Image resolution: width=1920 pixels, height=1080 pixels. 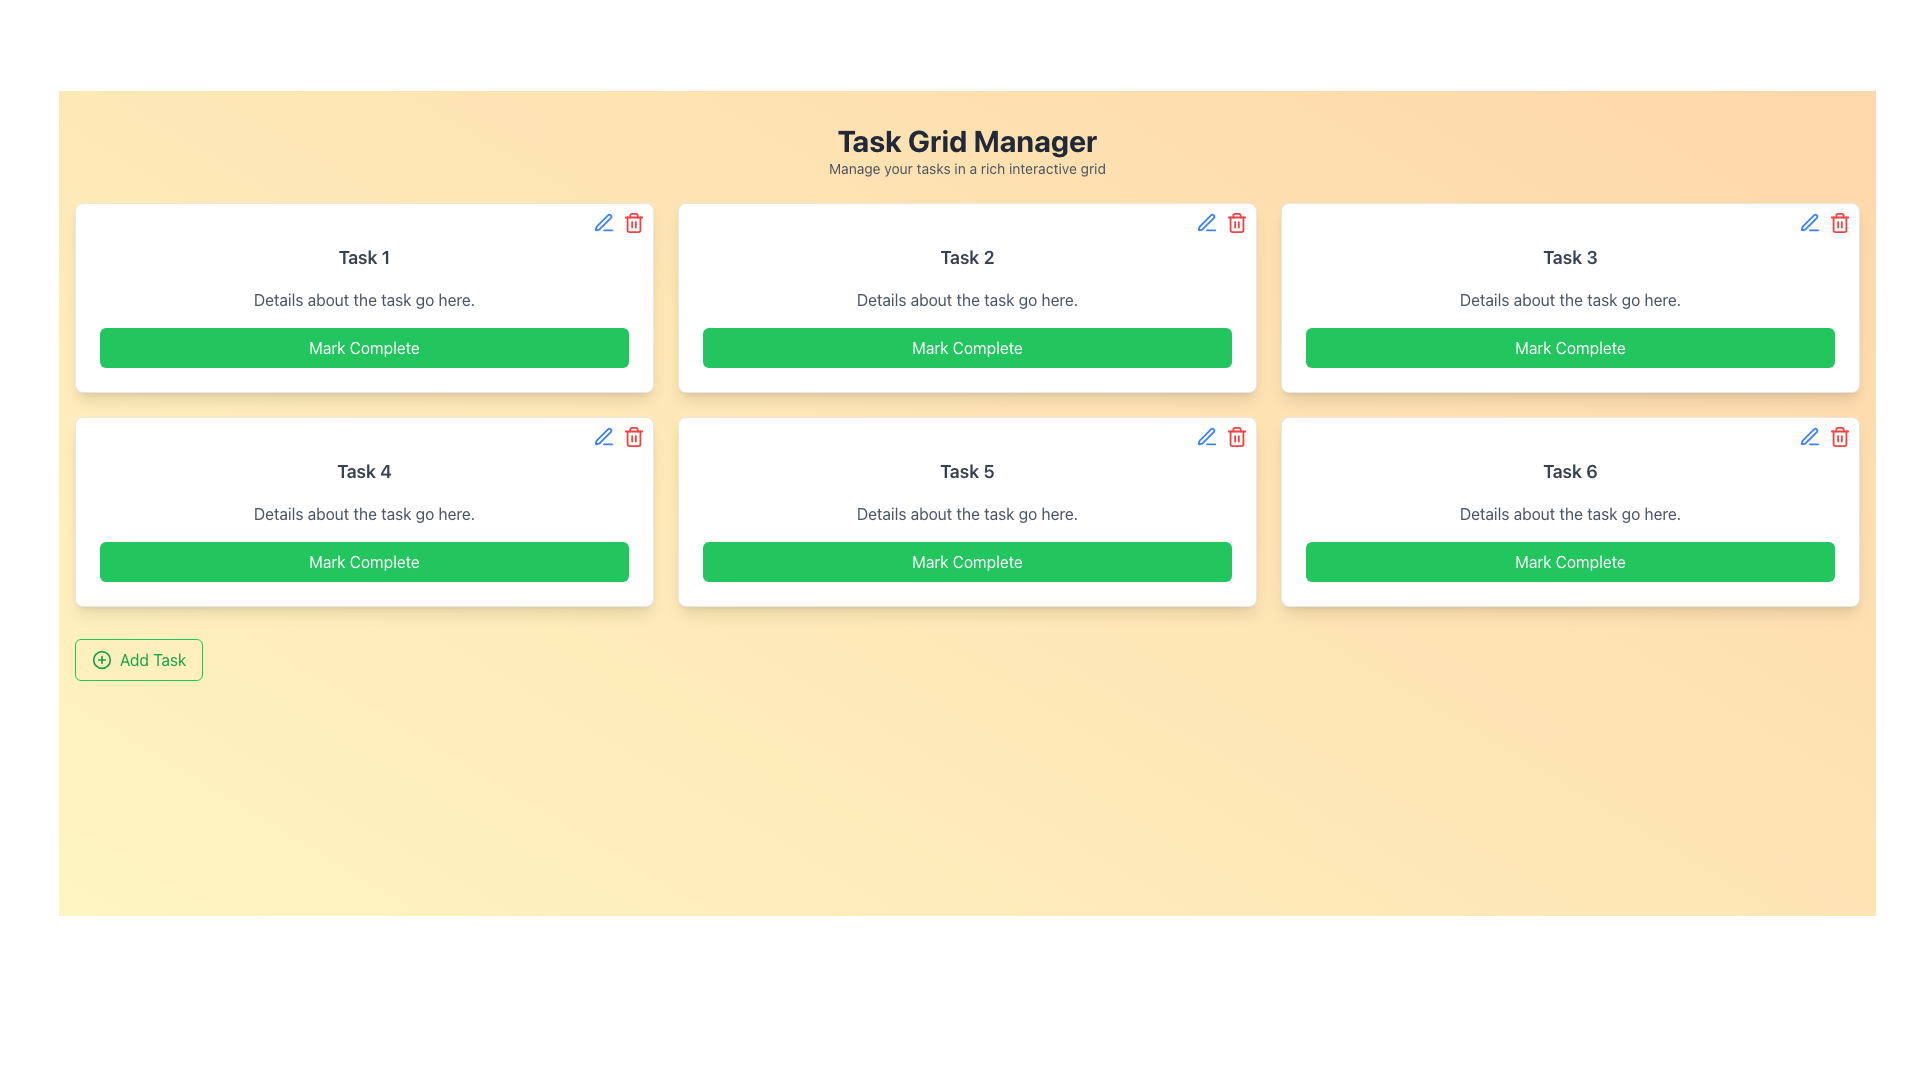 I want to click on the pen icon located in the top-right corner of the Task 3 card in the second row and first column of the grid layout, so click(x=1809, y=222).